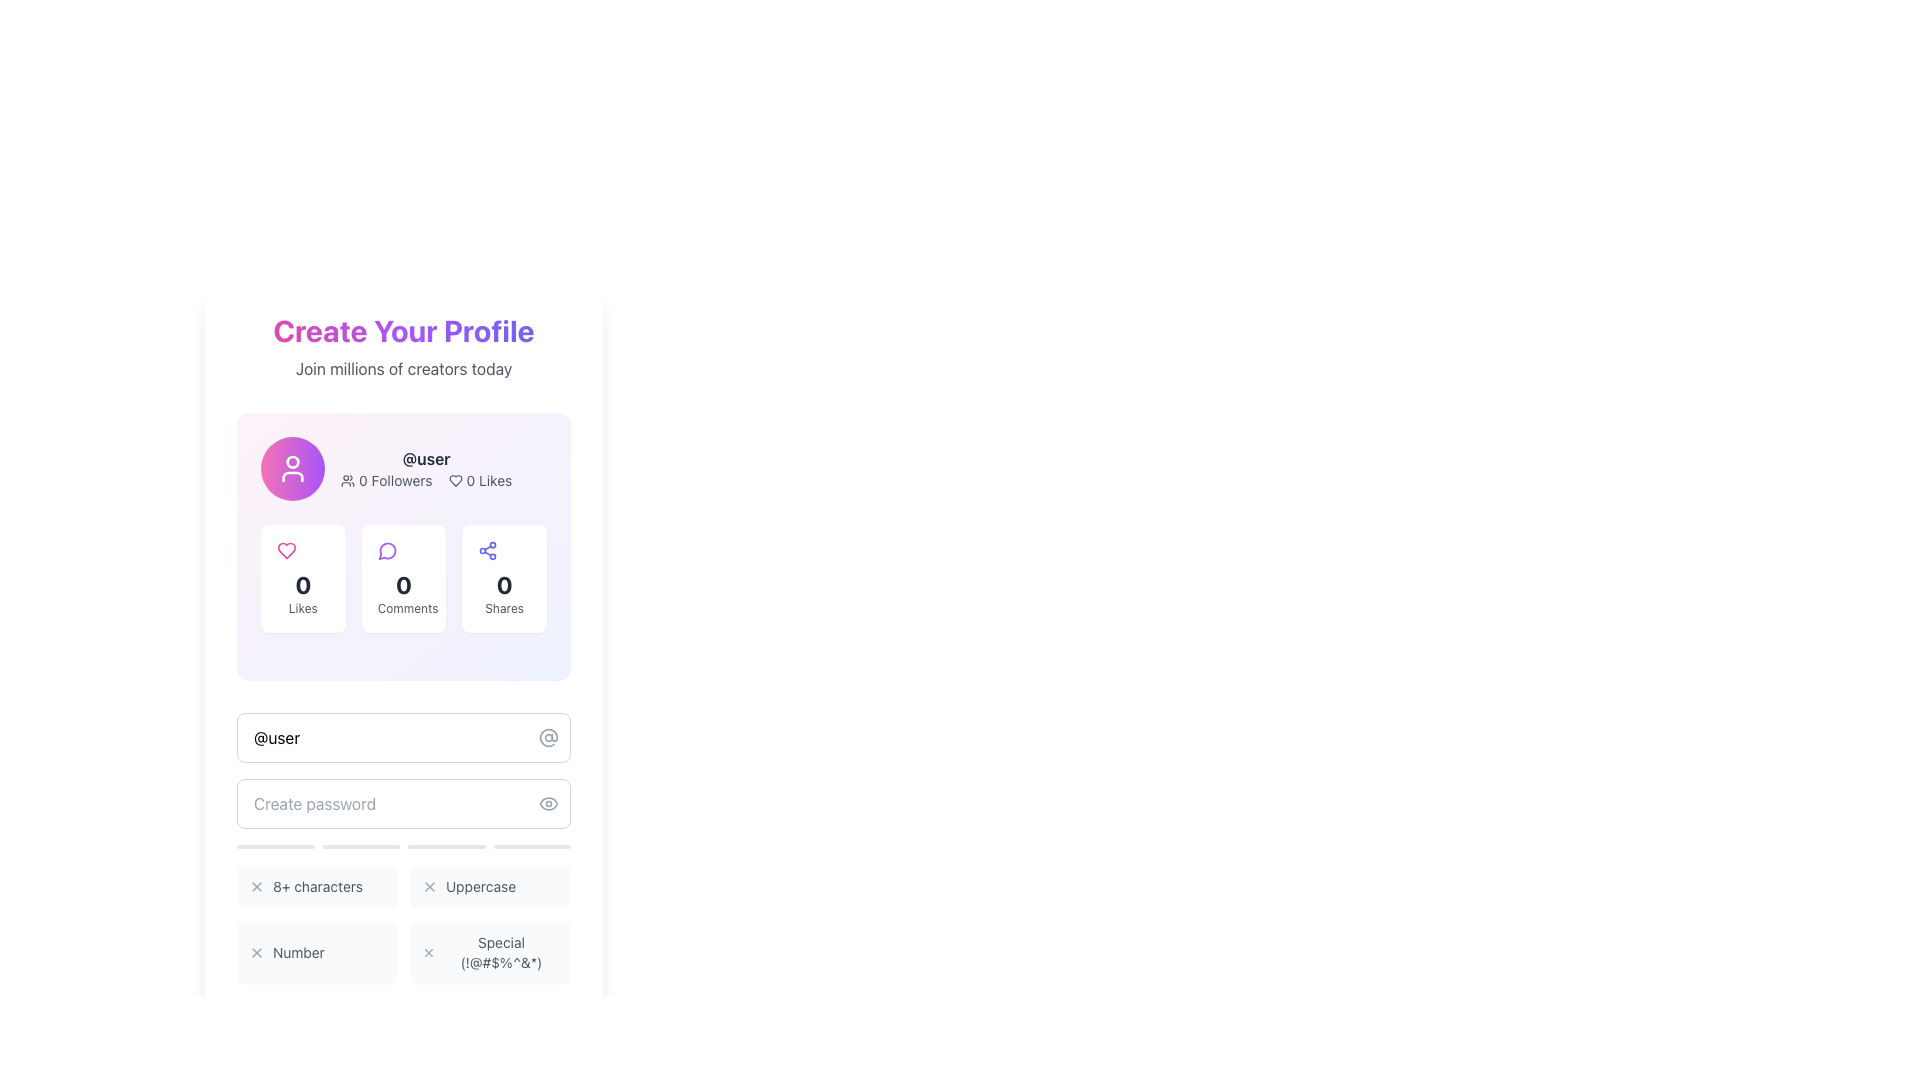 The image size is (1920, 1080). What do you see at coordinates (286, 551) in the screenshot?
I see `the heart-shaped icon with a pink outline located above the '0 Likes' text` at bounding box center [286, 551].